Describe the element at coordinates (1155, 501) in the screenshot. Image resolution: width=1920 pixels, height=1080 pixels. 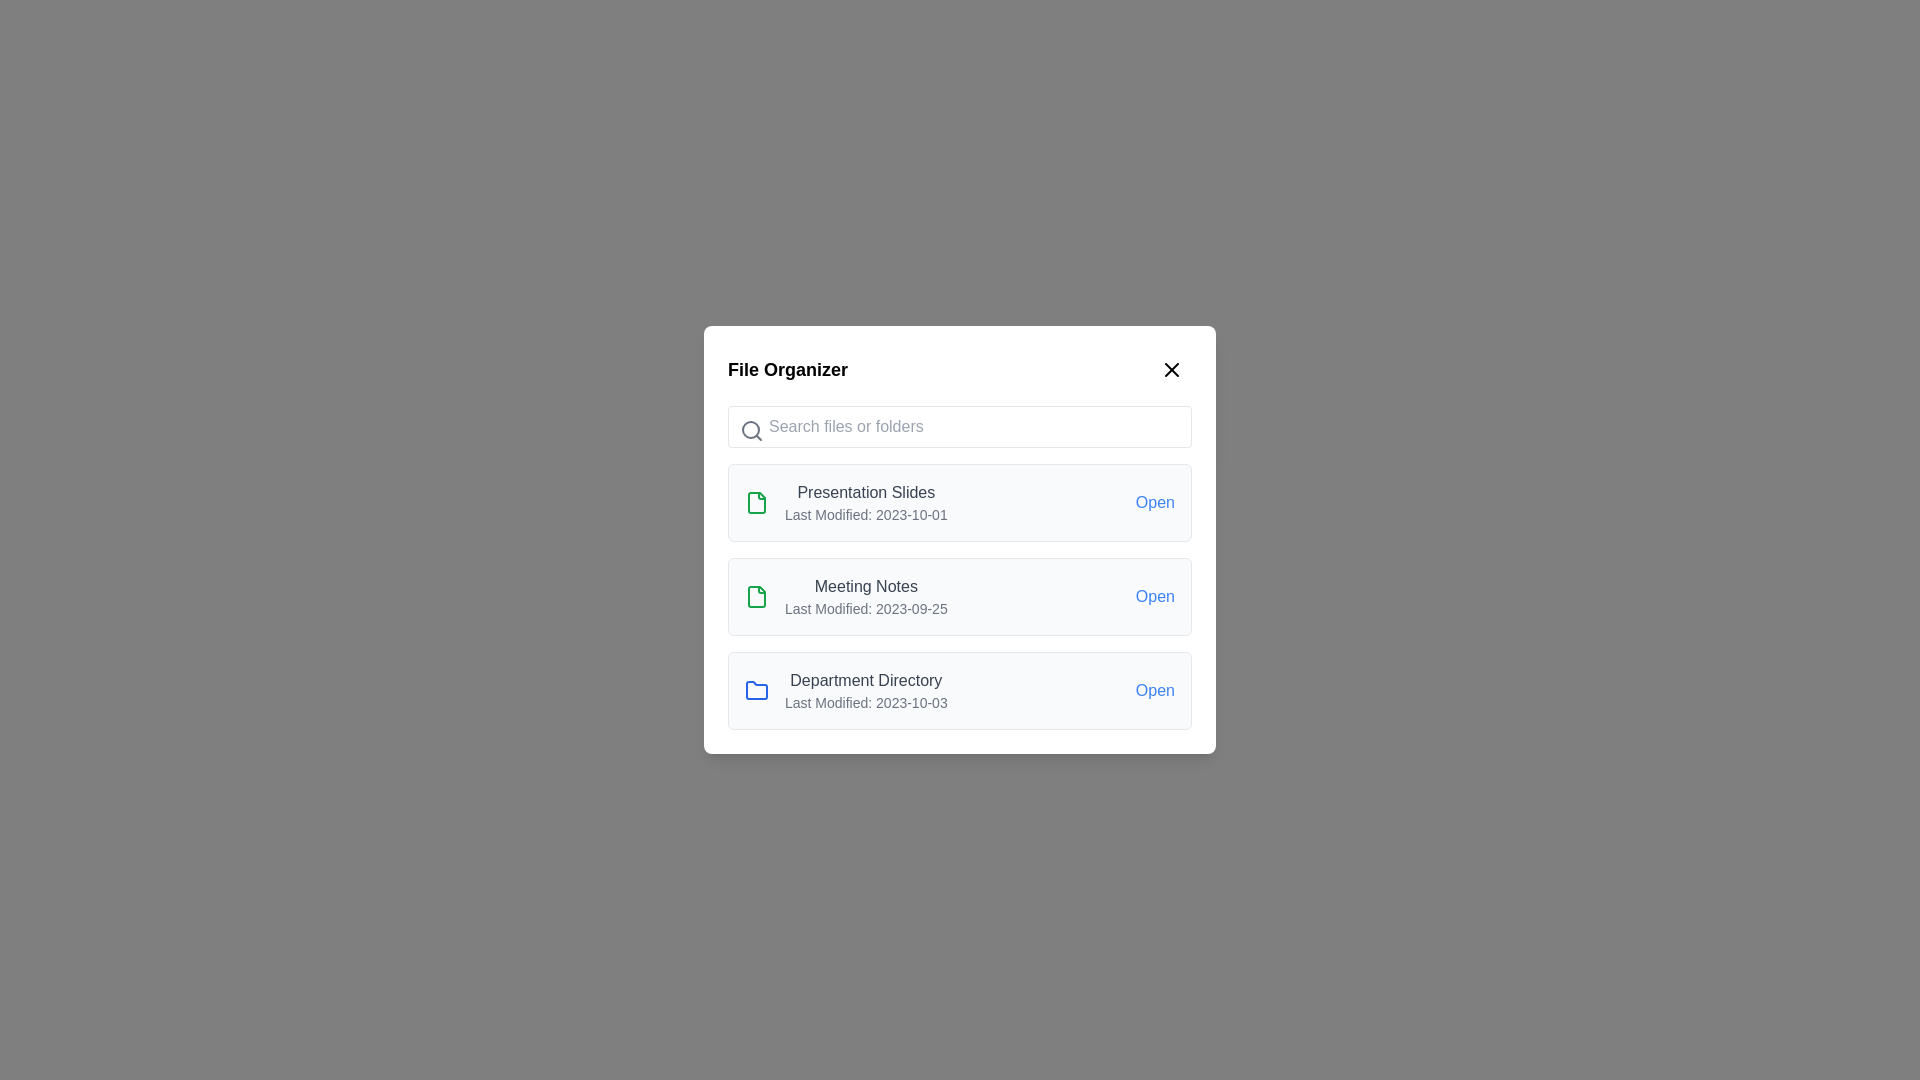
I see `the 'Open' button for Presentation Slides` at that location.